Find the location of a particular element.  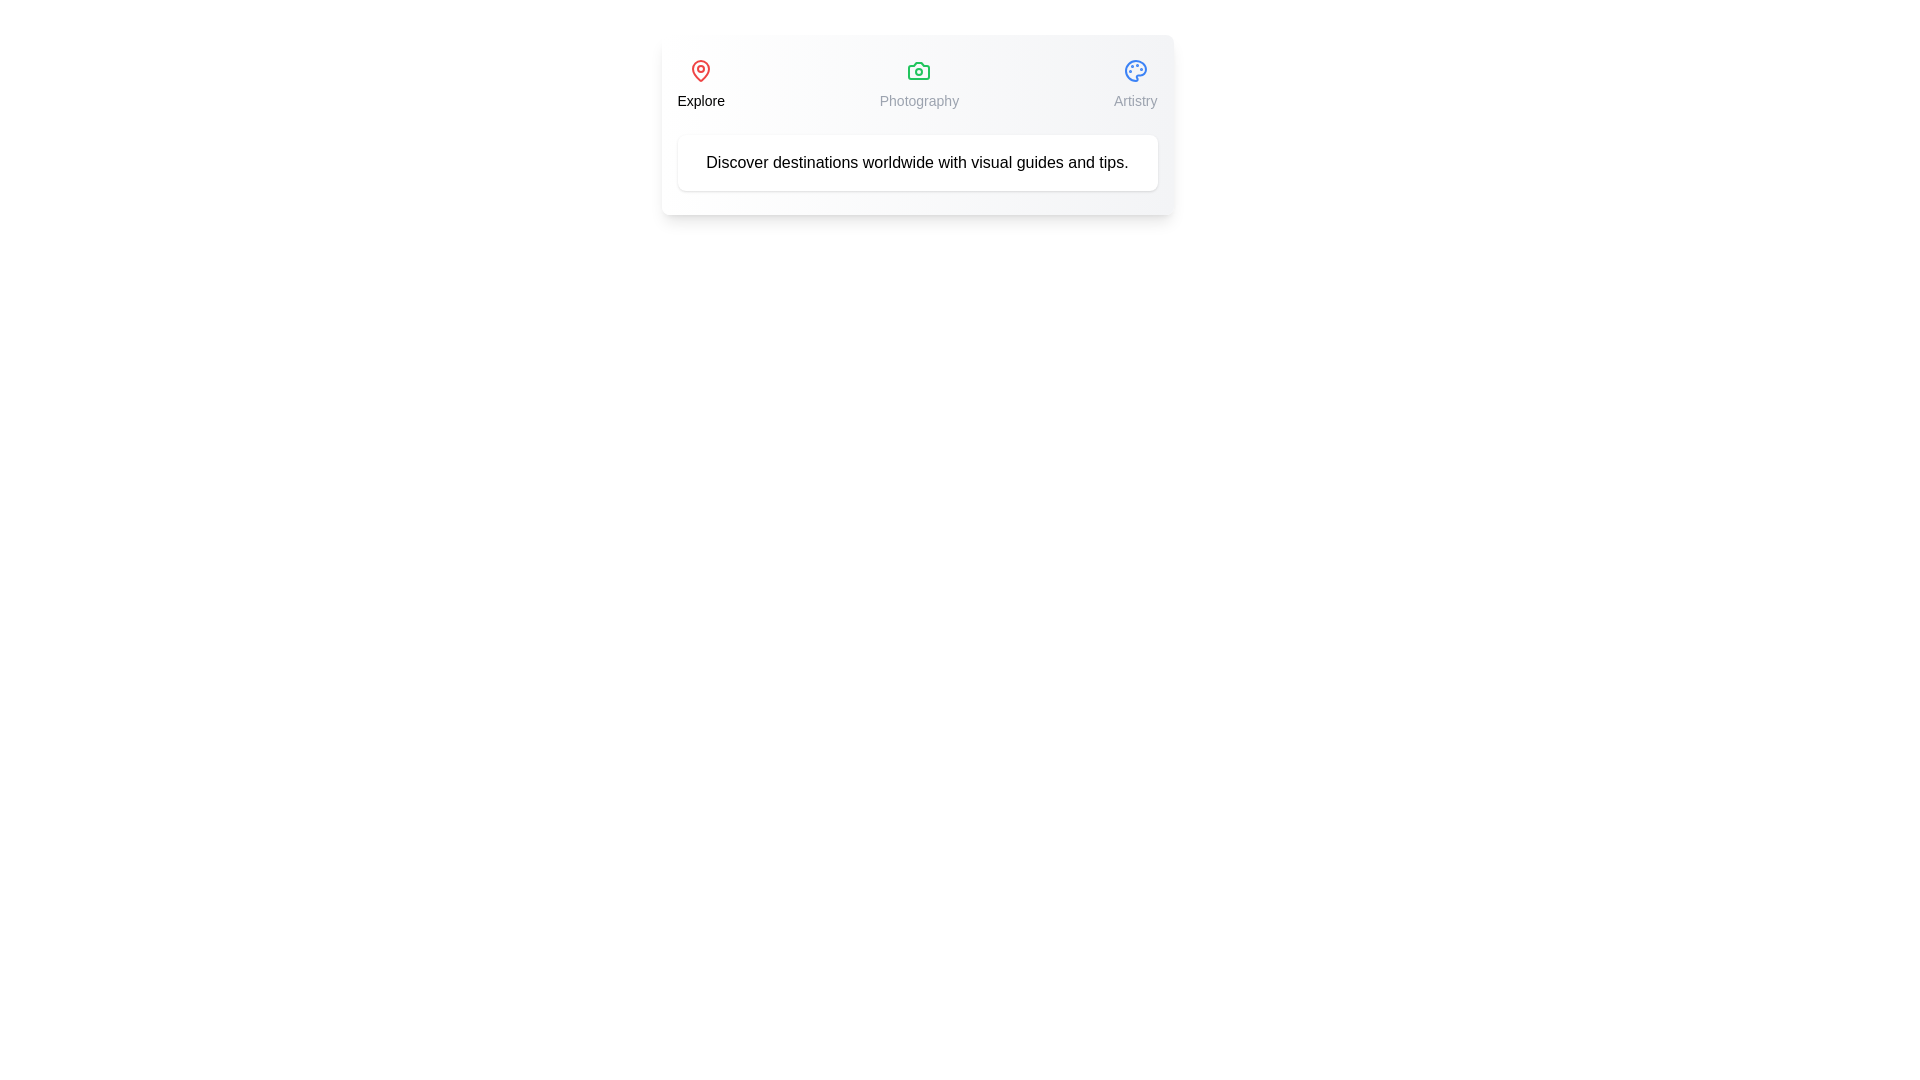

the tab labeled Photography to trigger its hover interaction is located at coordinates (918, 83).